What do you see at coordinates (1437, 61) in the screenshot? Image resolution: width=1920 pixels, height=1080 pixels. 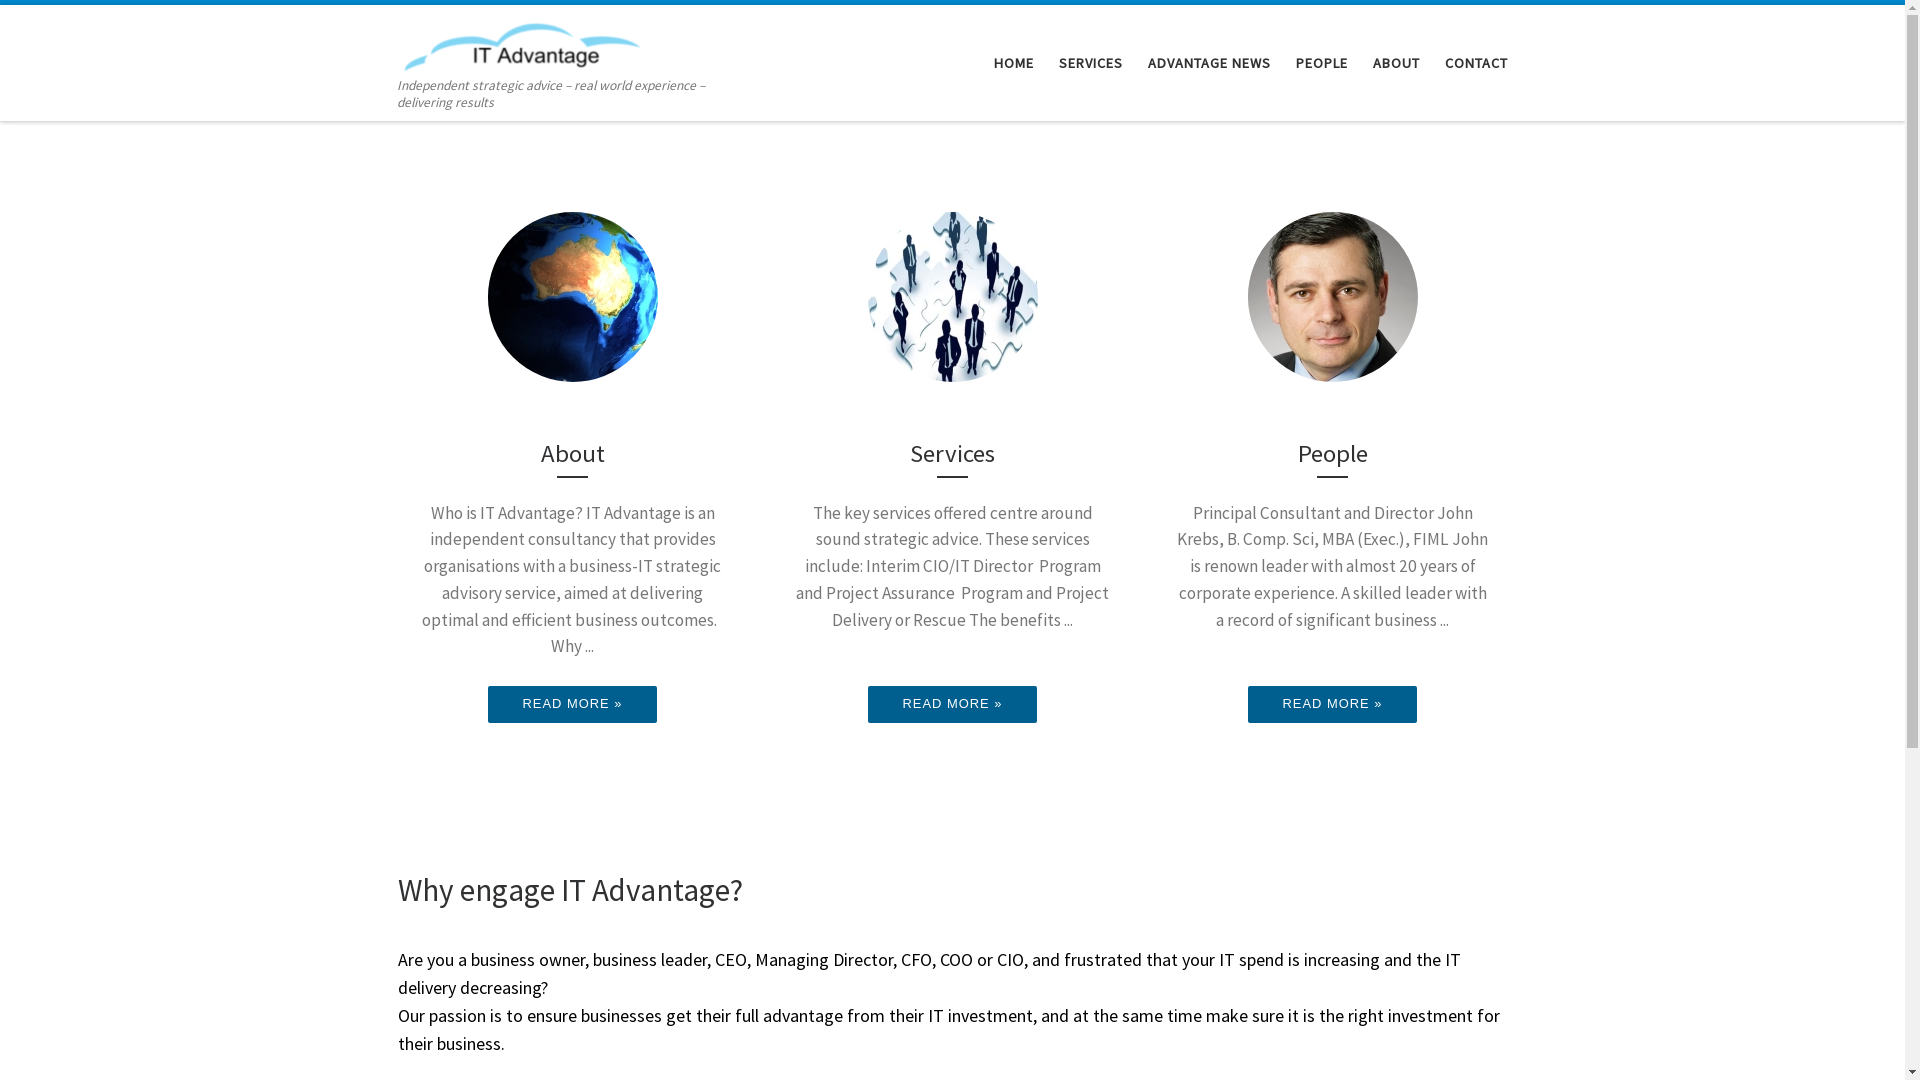 I see `'CONTACT'` at bounding box center [1437, 61].